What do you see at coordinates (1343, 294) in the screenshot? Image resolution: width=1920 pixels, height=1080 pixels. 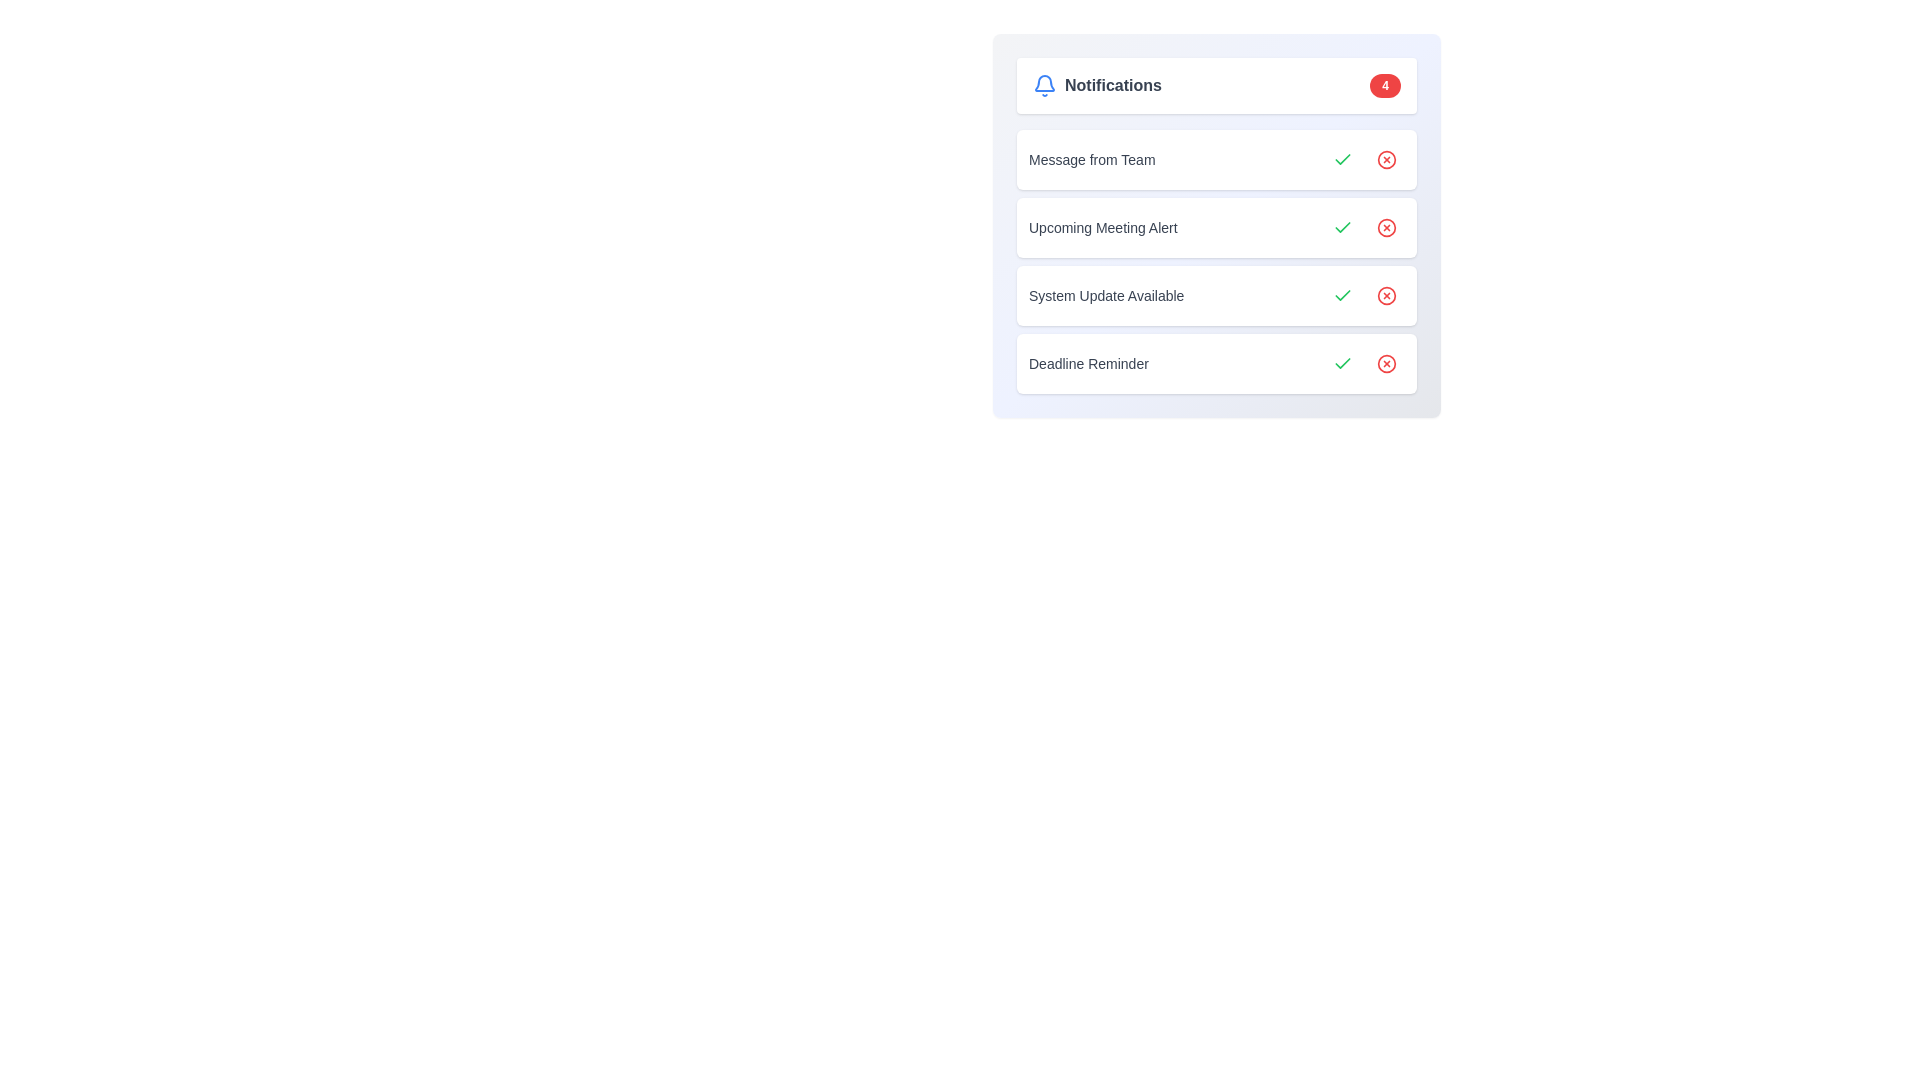 I see `the green checkmark icon indicating the completion of the 'System Update Available' notification task` at bounding box center [1343, 294].